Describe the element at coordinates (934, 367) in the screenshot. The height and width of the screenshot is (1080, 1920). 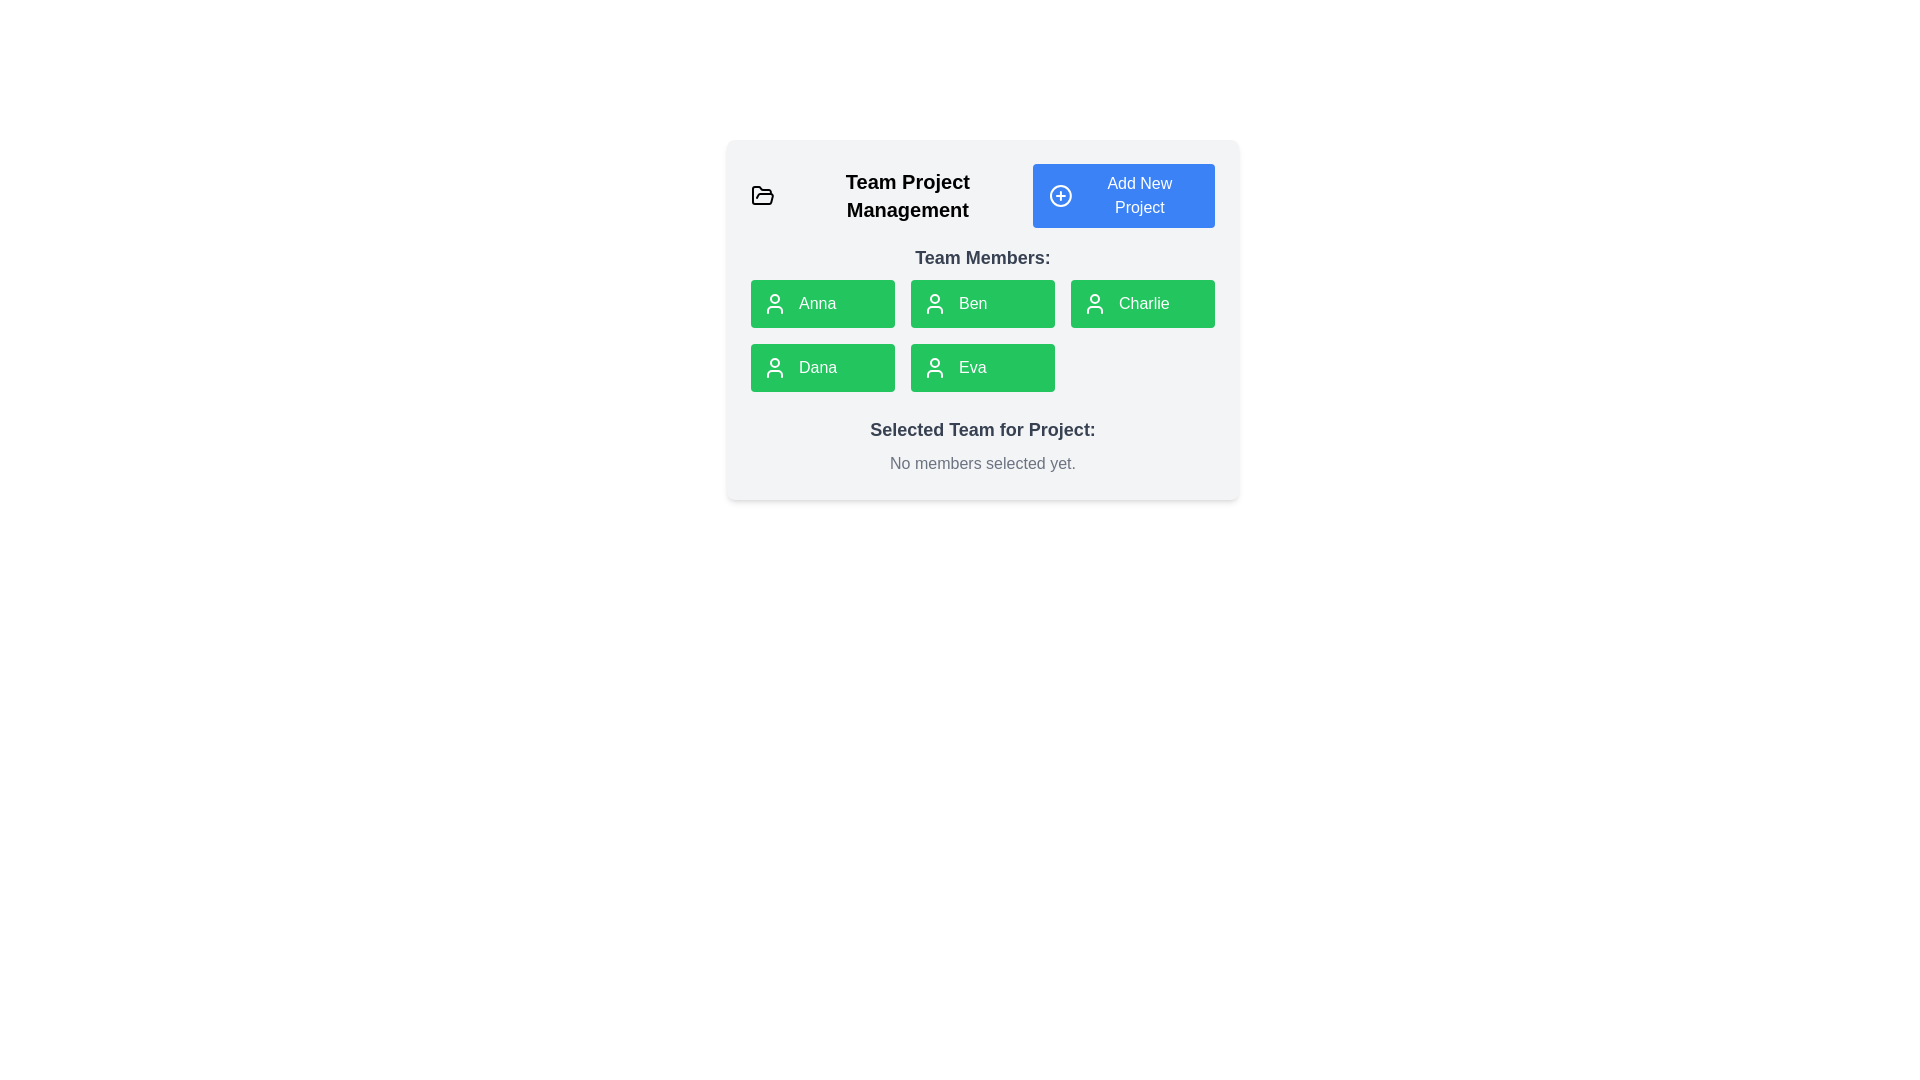
I see `the Profile icon representing the team member 'Eva', located inside the button labeled 'Eva' in the 'Team Members' section` at that location.